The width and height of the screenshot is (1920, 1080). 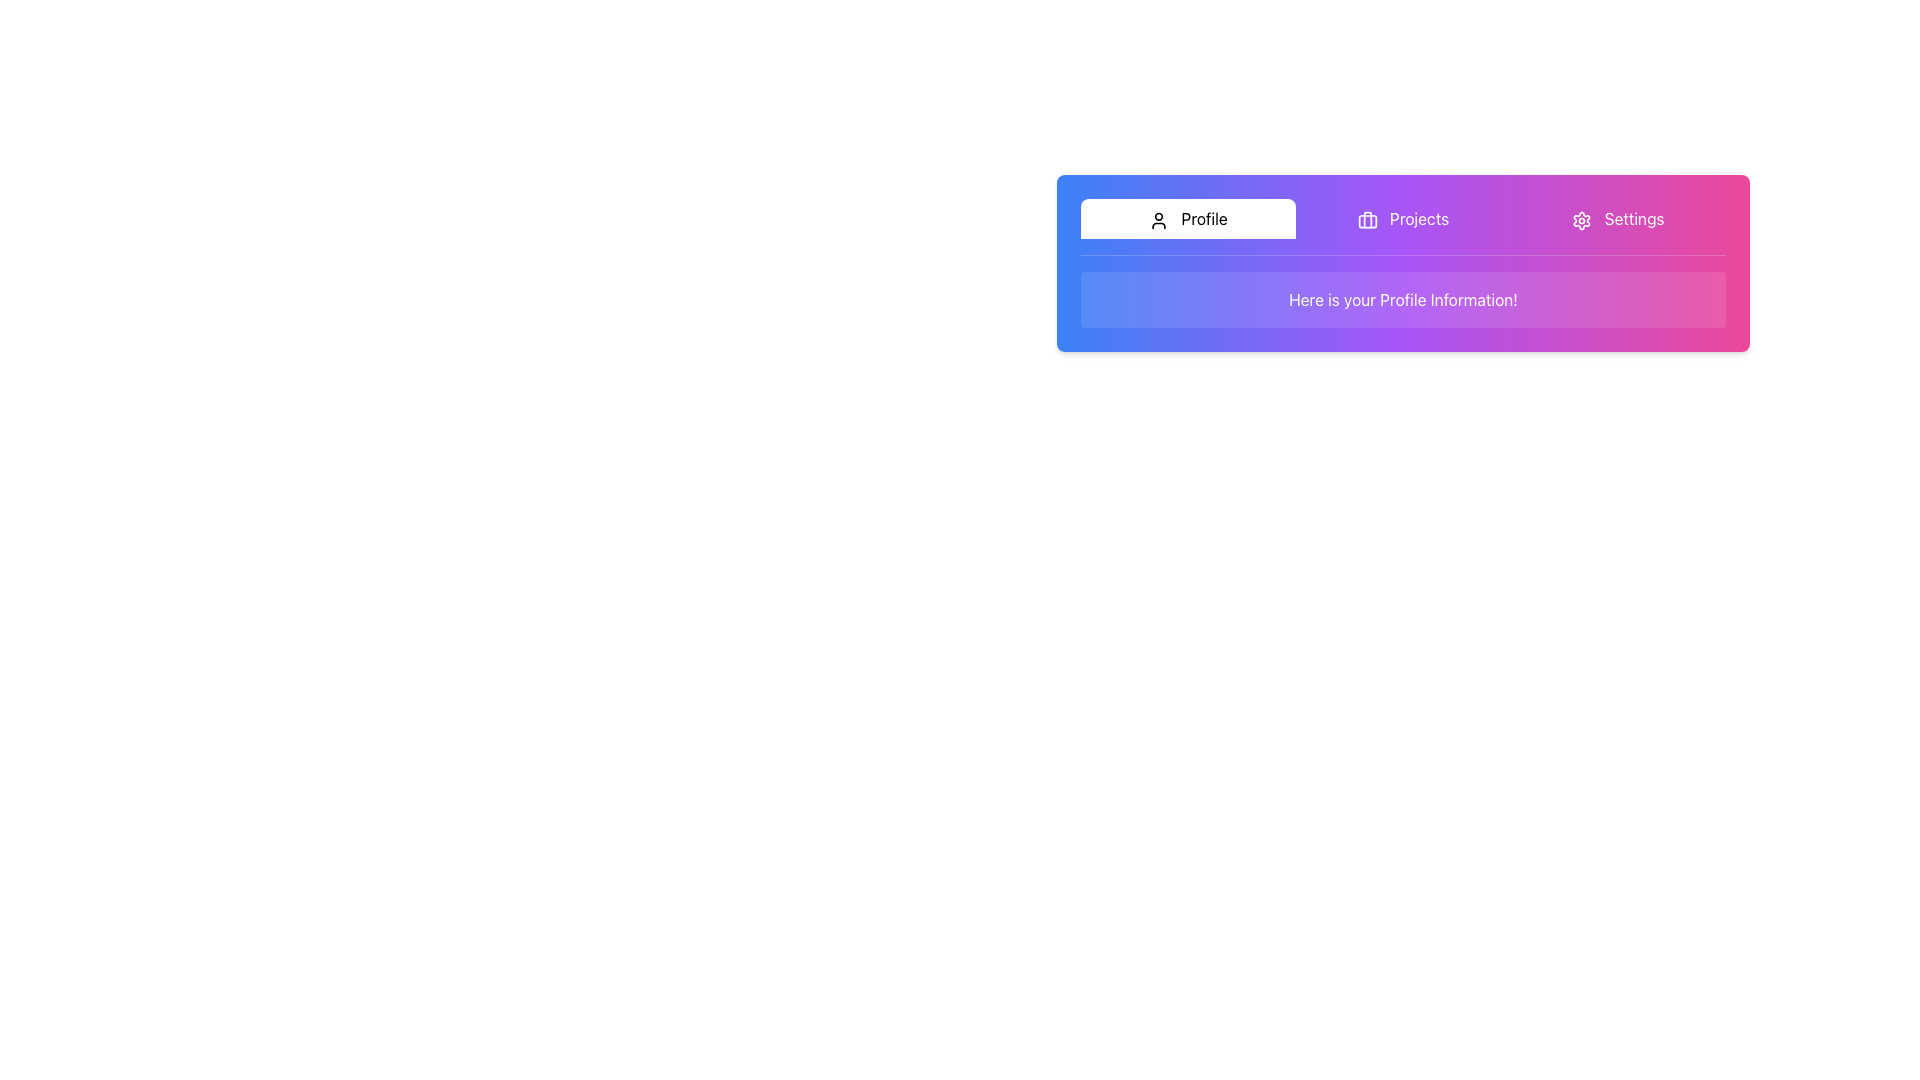 What do you see at coordinates (1581, 220) in the screenshot?
I see `the settings icon located to the left of the 'Settings' text in the navigation bar, which has a pink/purple background and is the third element from the left` at bounding box center [1581, 220].